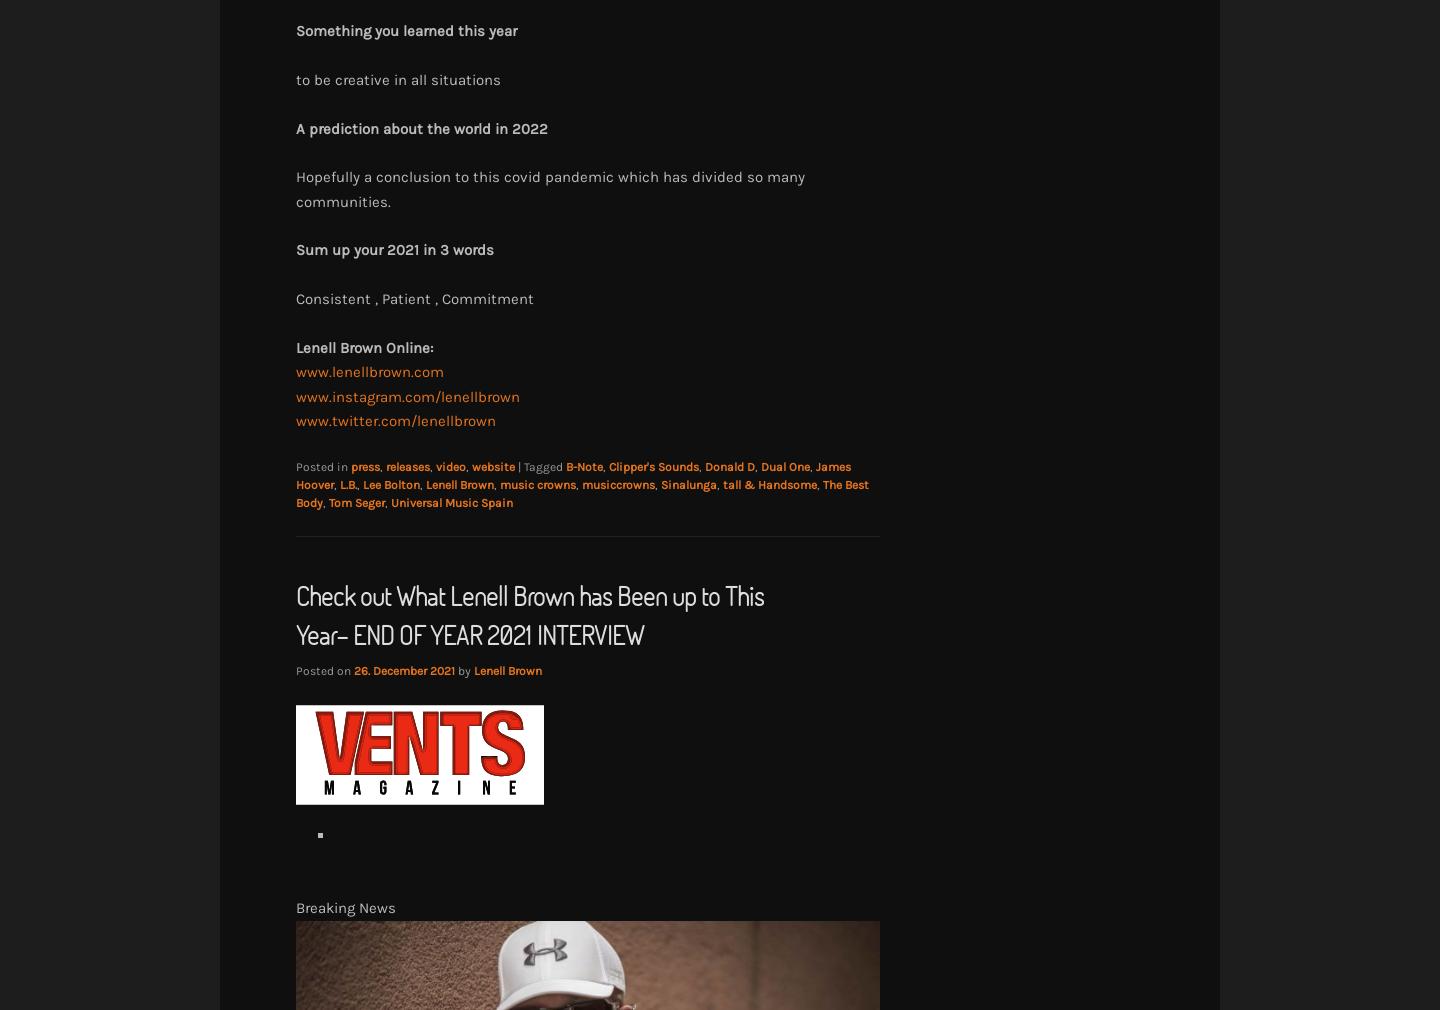 This screenshot has height=1010, width=1440. Describe the element at coordinates (768, 483) in the screenshot. I see `'tall & Handsome'` at that location.